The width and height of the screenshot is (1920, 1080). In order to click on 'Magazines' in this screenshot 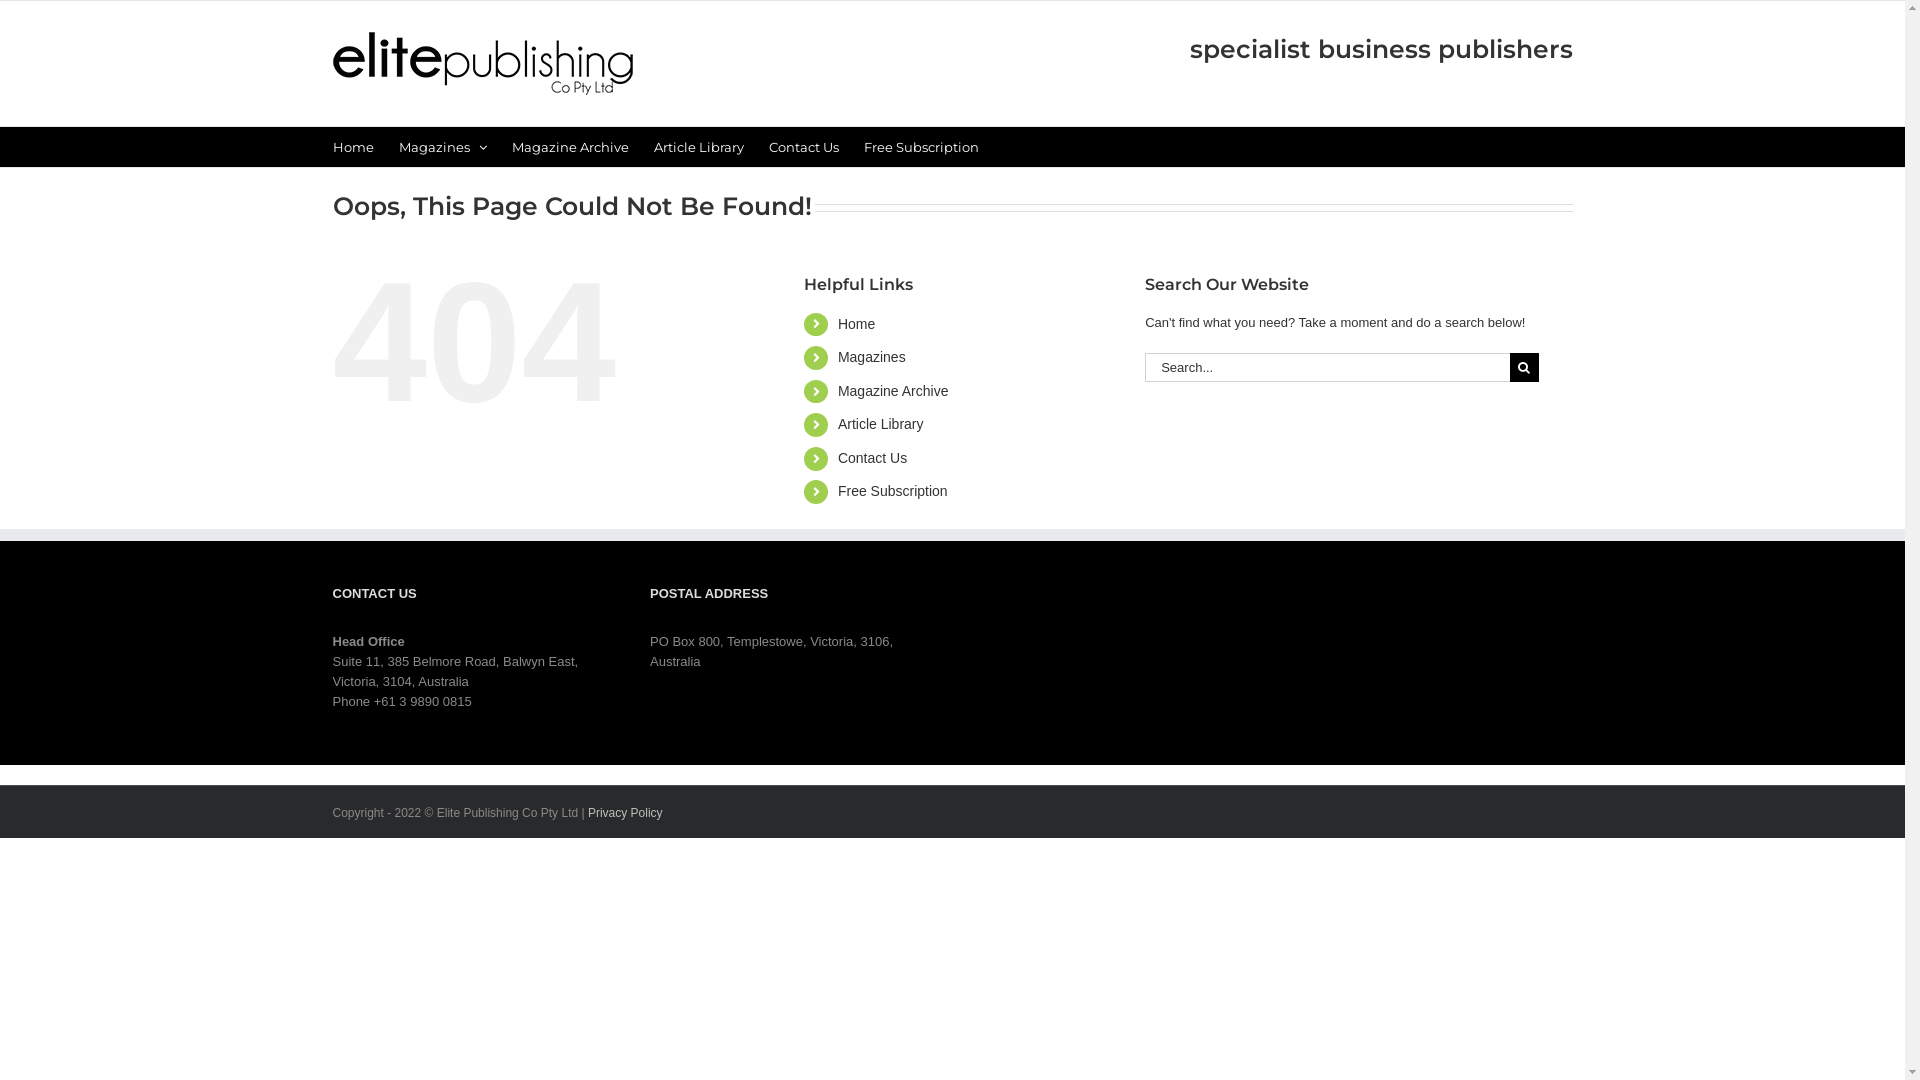, I will do `click(872, 356)`.